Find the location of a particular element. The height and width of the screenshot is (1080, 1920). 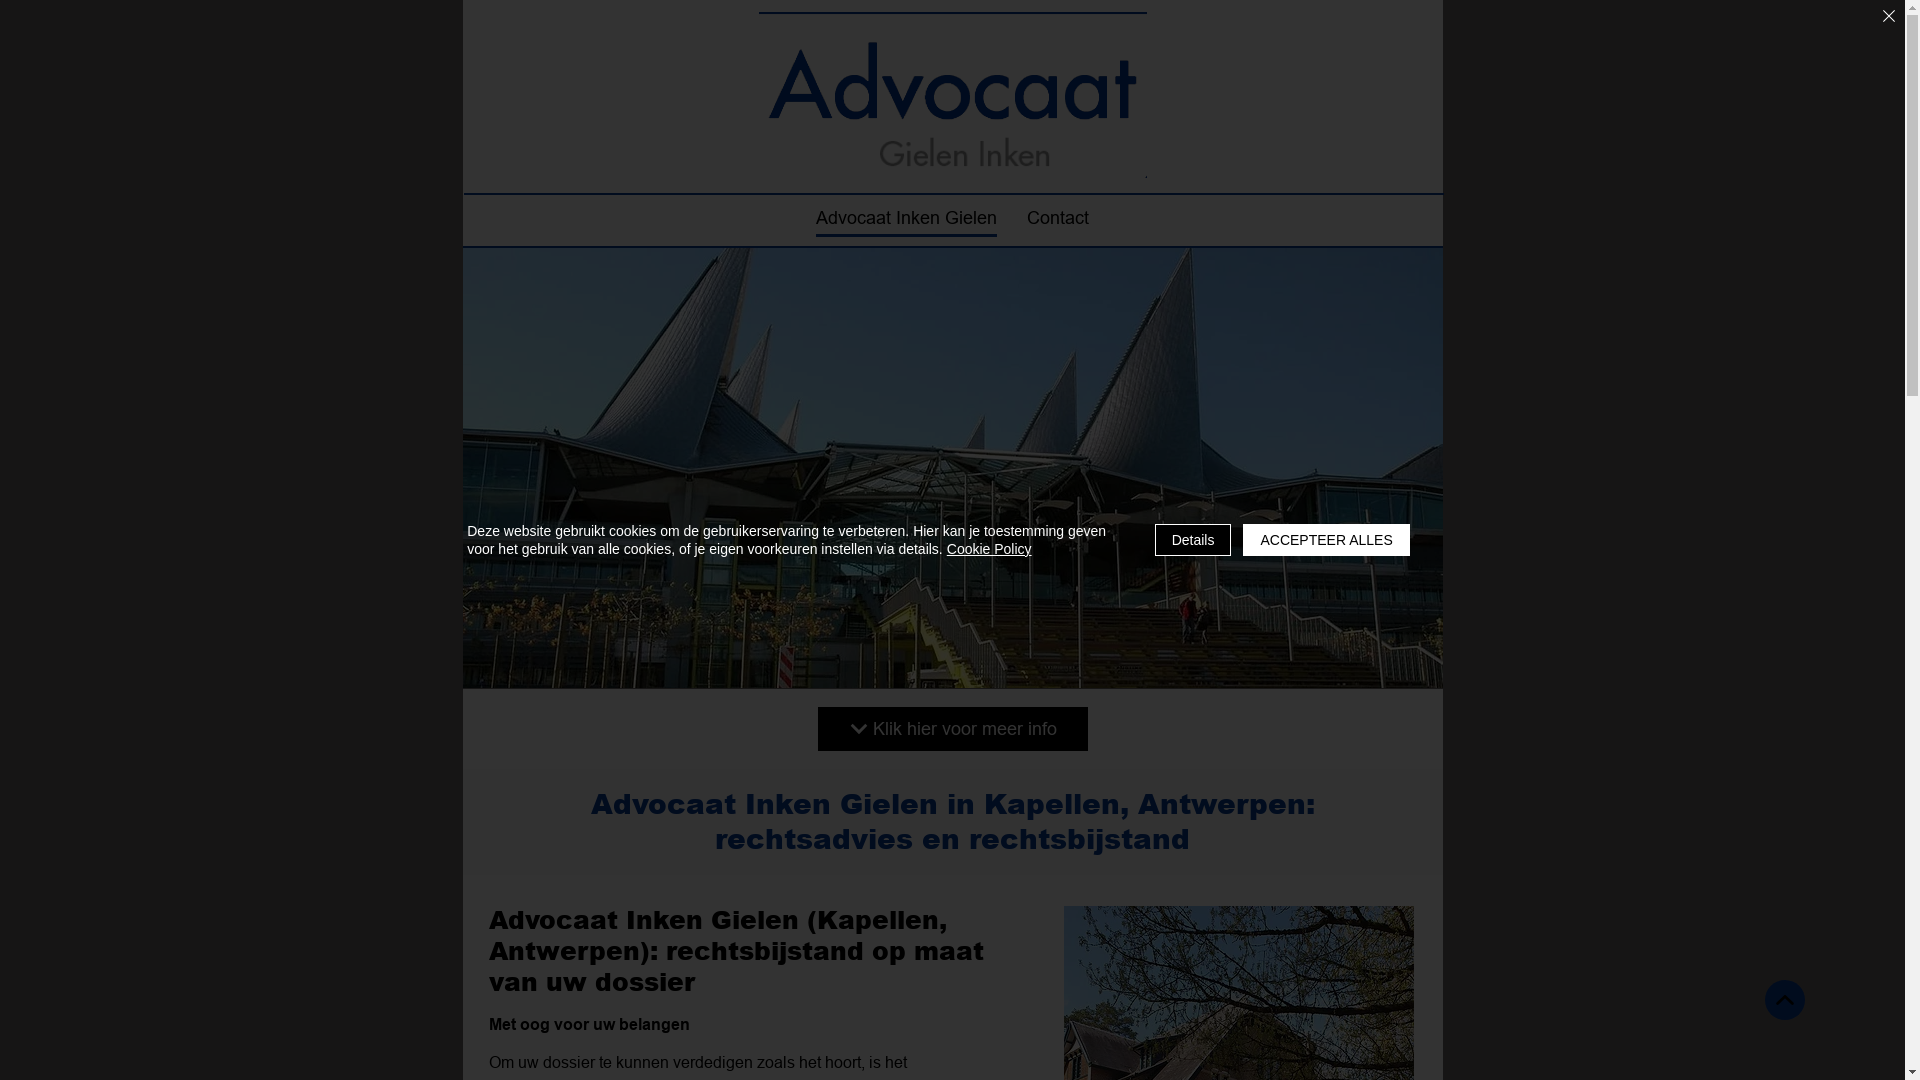

'Contact' is located at coordinates (1055, 219).